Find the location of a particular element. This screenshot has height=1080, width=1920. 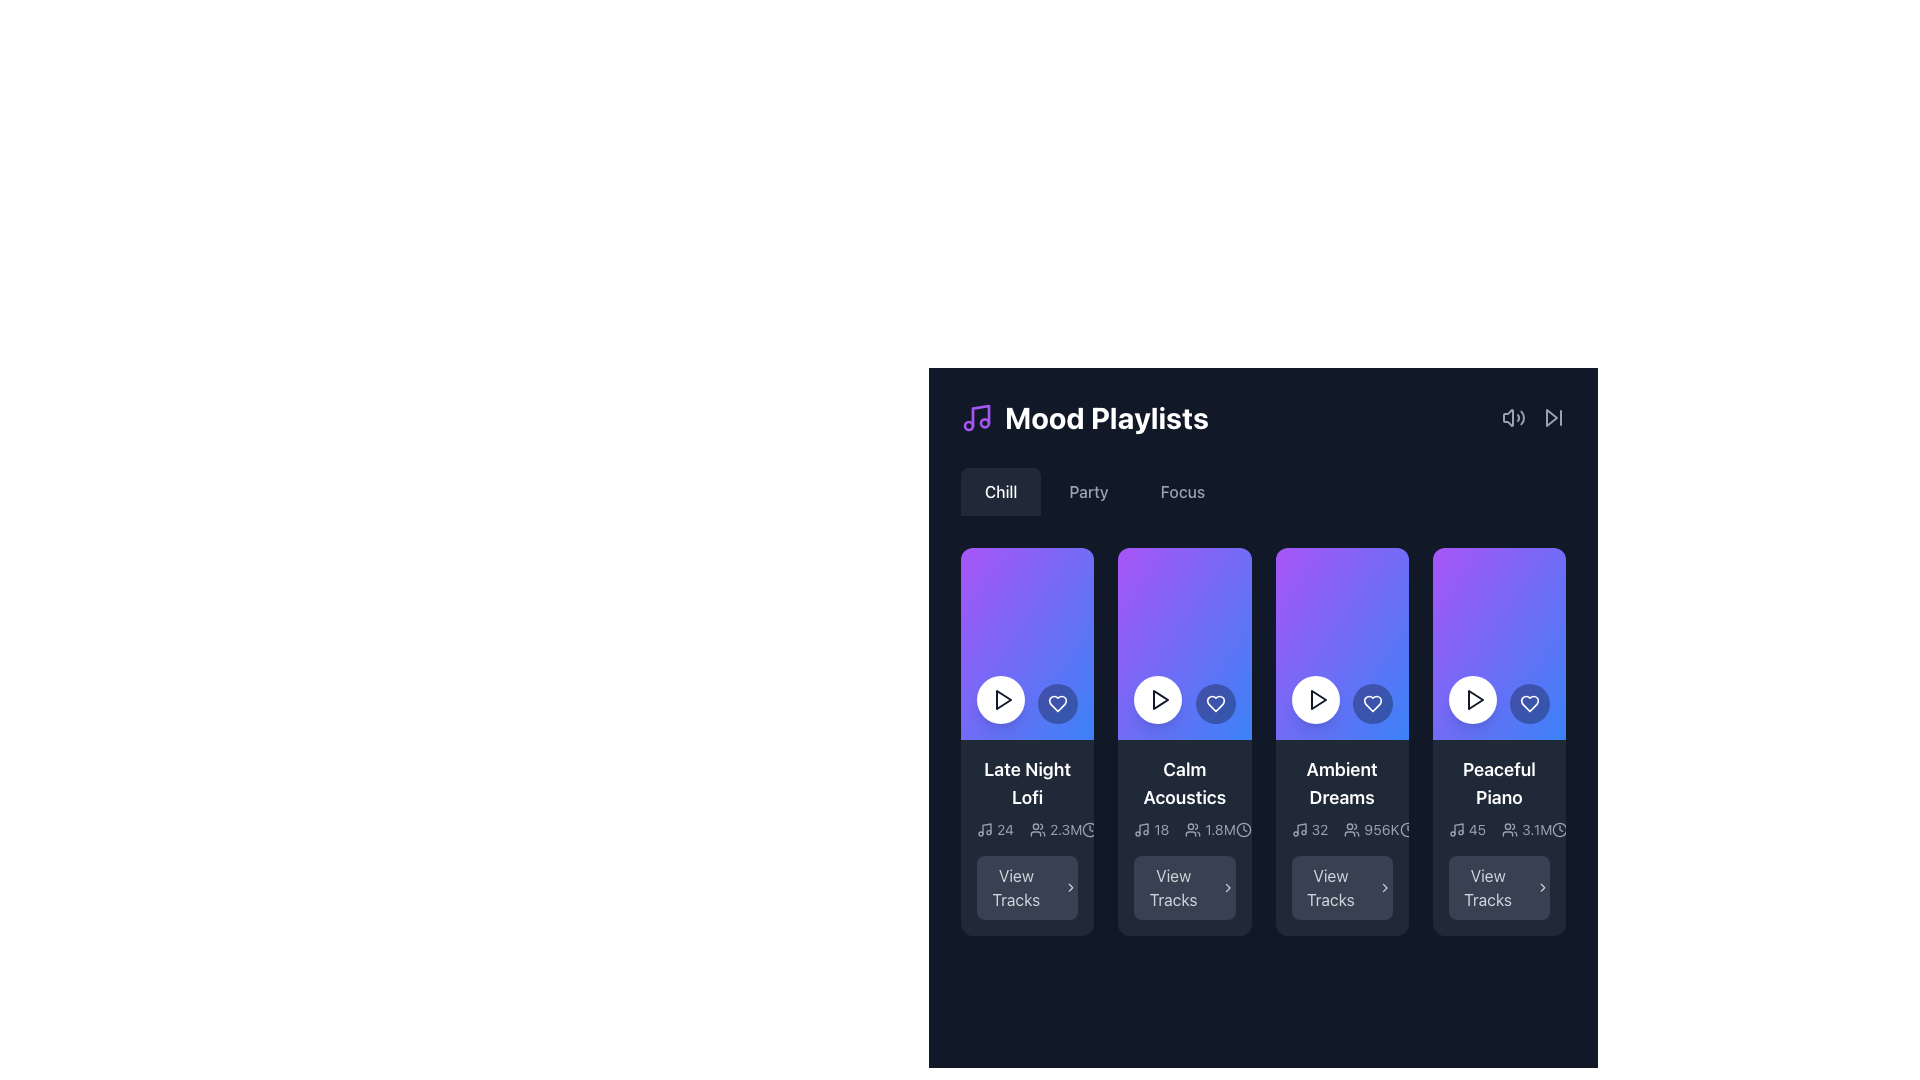

the user icon displayed next to the number of followers or listeners for the 'Ambient Dreams' playlist, located in the bottom section of the playlist card is located at coordinates (1371, 829).